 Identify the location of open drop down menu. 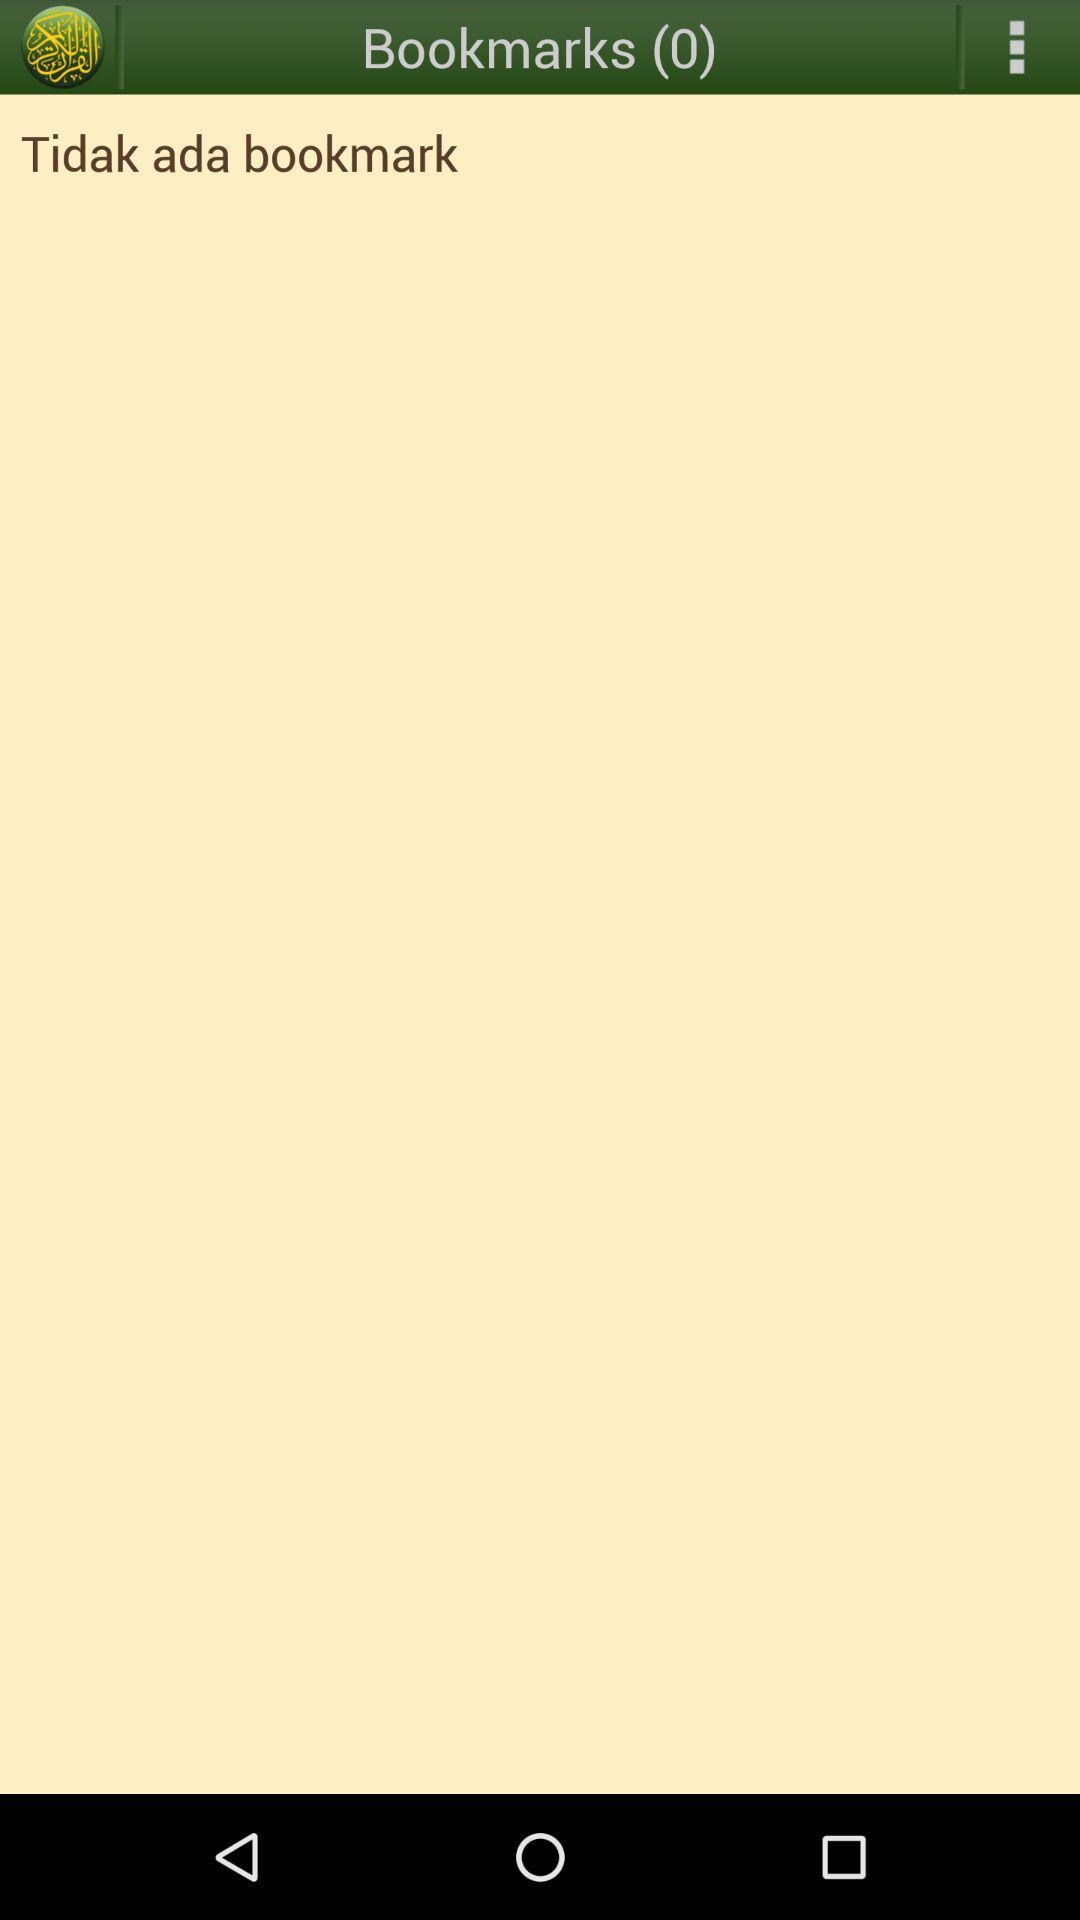
(1017, 47).